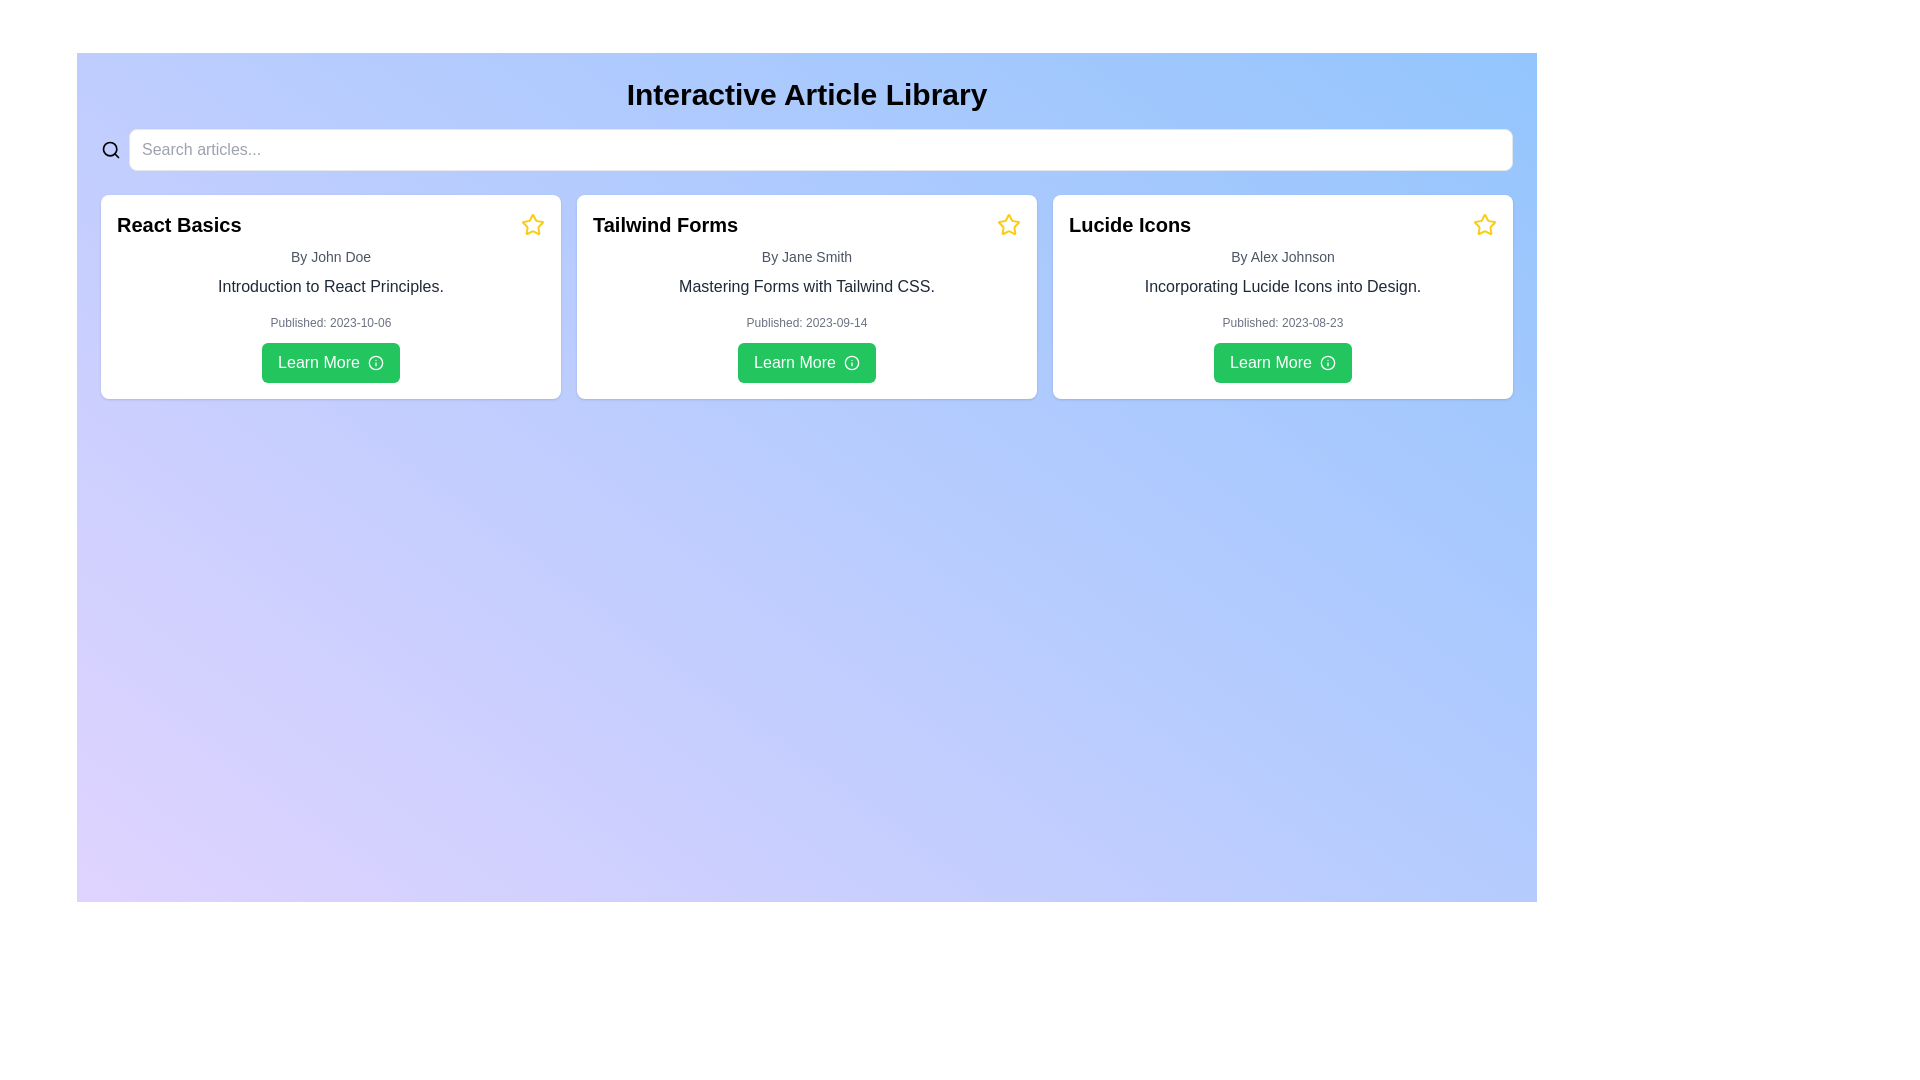 The height and width of the screenshot is (1080, 1920). I want to click on the button located at the bottom center of the 'Lucide Icons' card, so click(1282, 362).